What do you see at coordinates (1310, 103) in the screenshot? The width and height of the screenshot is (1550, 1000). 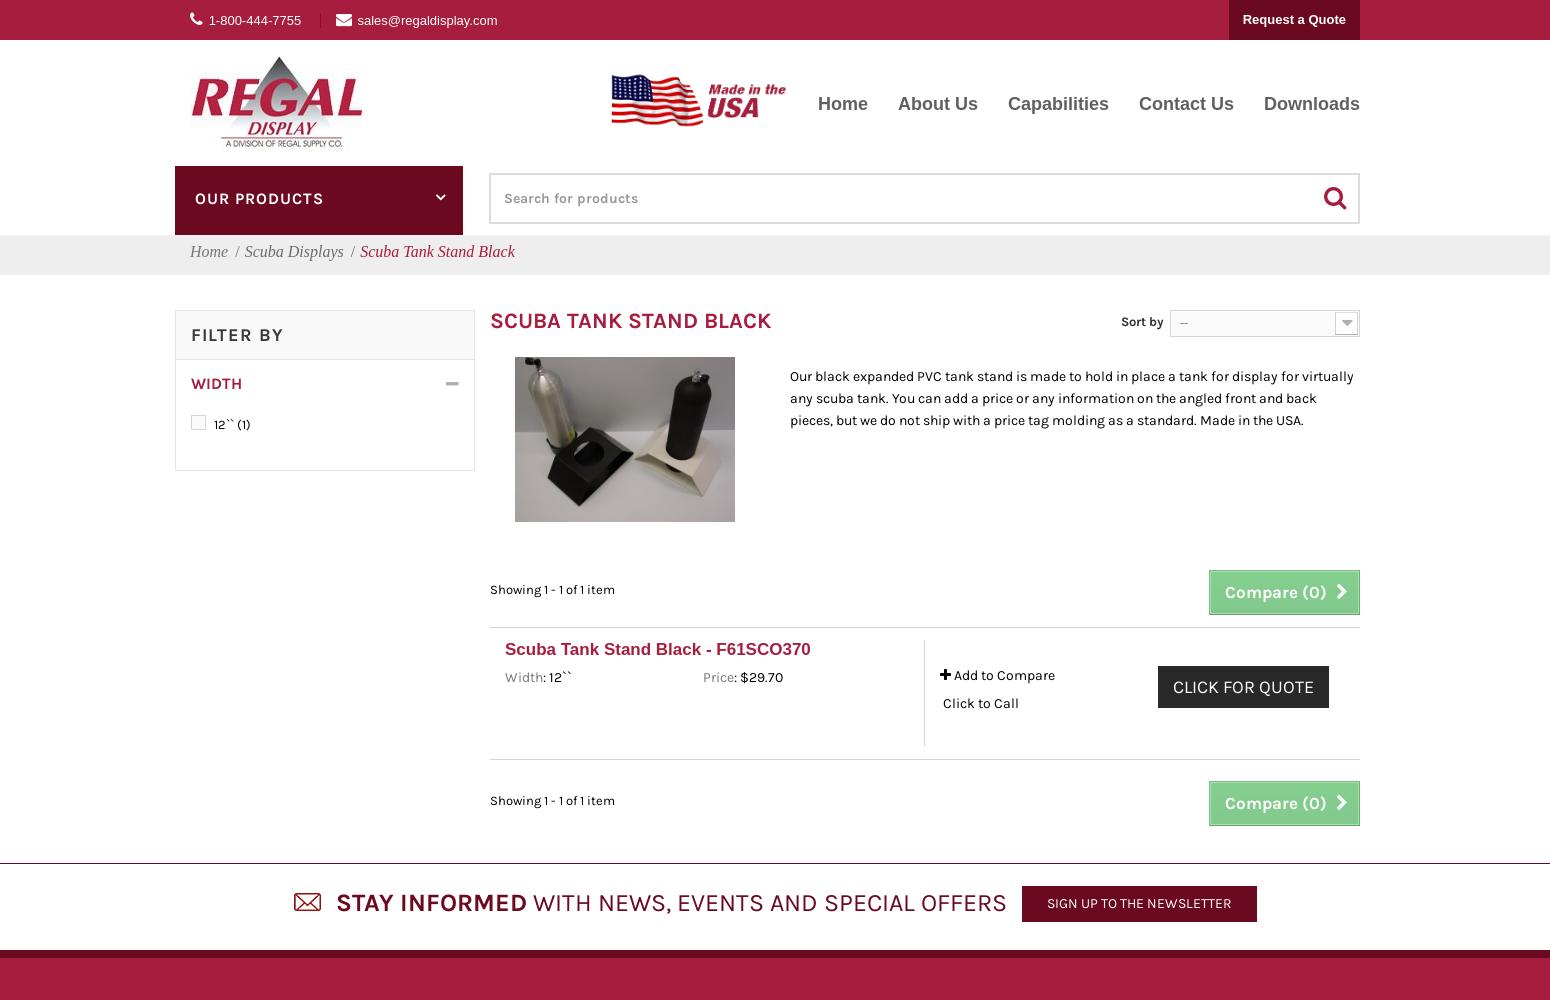 I see `'Downloads'` at bounding box center [1310, 103].